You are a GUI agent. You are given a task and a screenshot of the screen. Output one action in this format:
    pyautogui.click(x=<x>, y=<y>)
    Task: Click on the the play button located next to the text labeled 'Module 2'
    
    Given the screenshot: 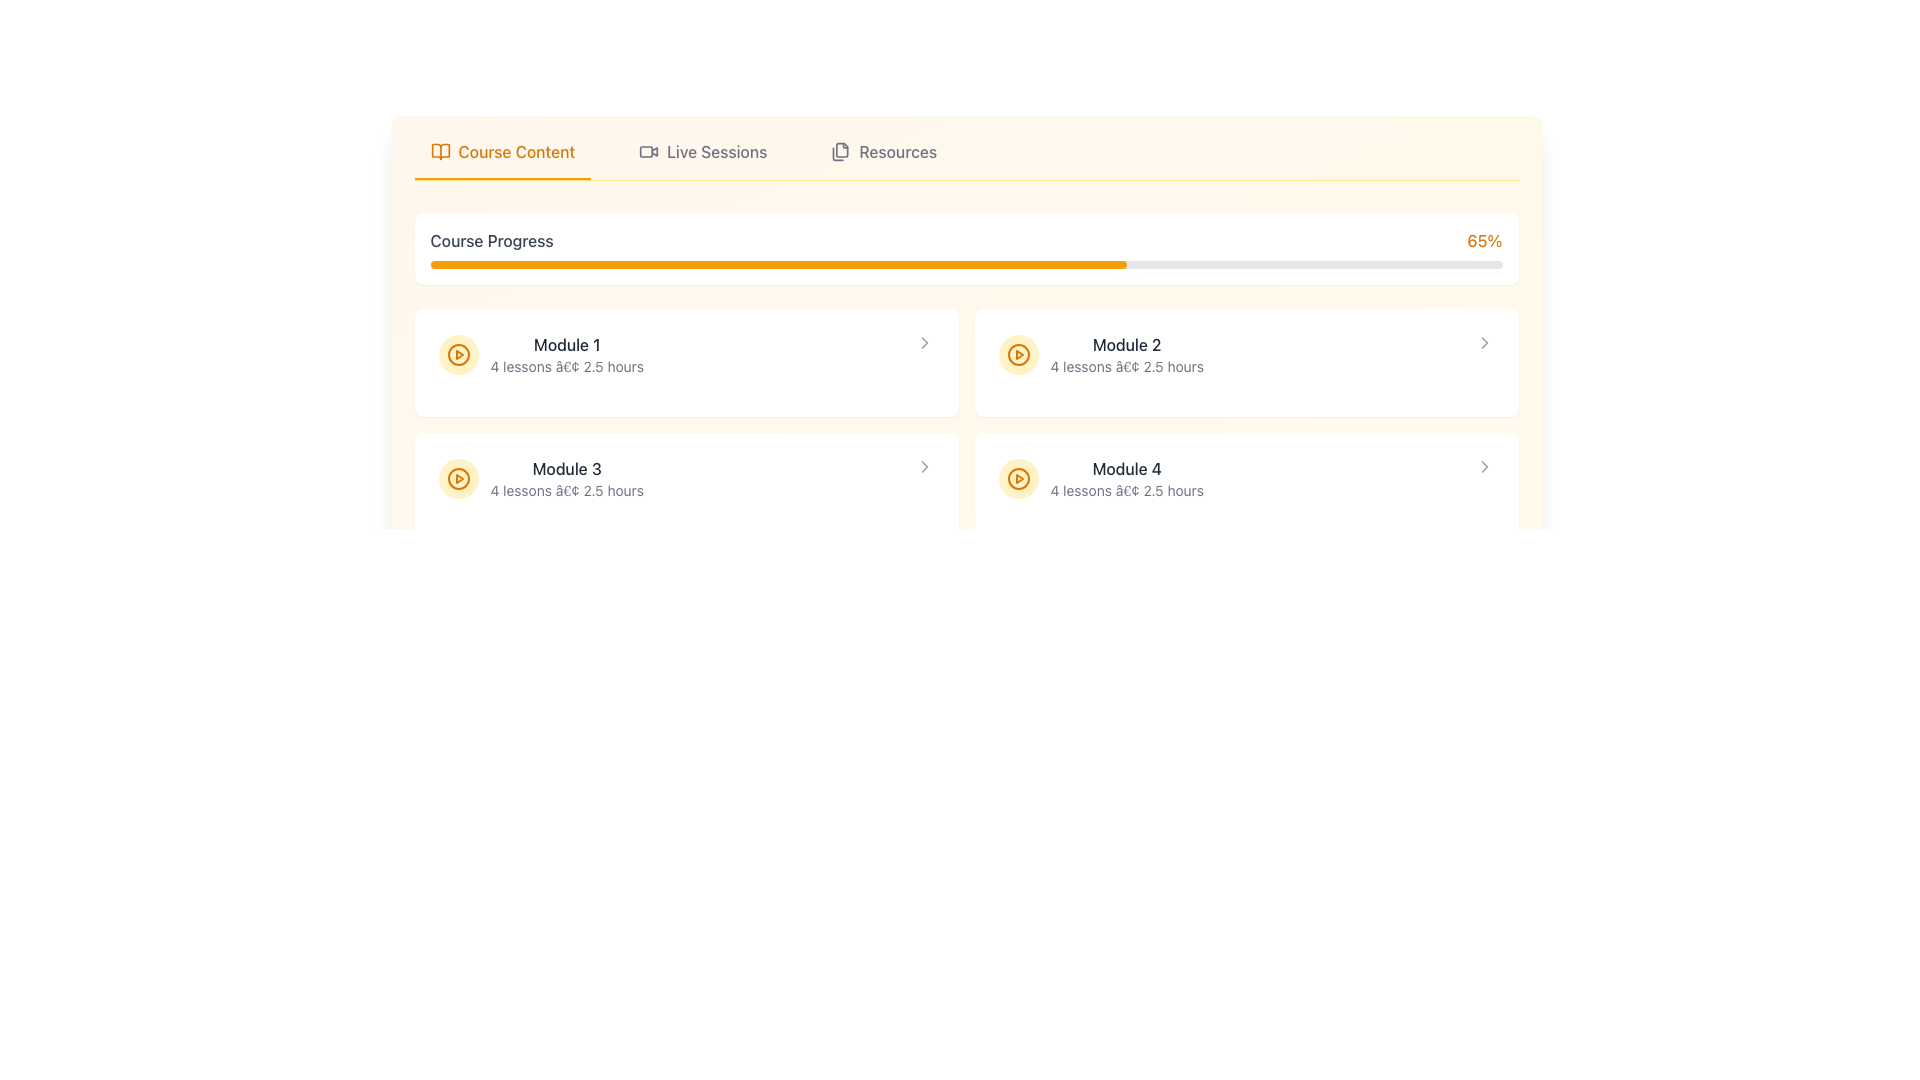 What is the action you would take?
    pyautogui.click(x=1018, y=353)
    